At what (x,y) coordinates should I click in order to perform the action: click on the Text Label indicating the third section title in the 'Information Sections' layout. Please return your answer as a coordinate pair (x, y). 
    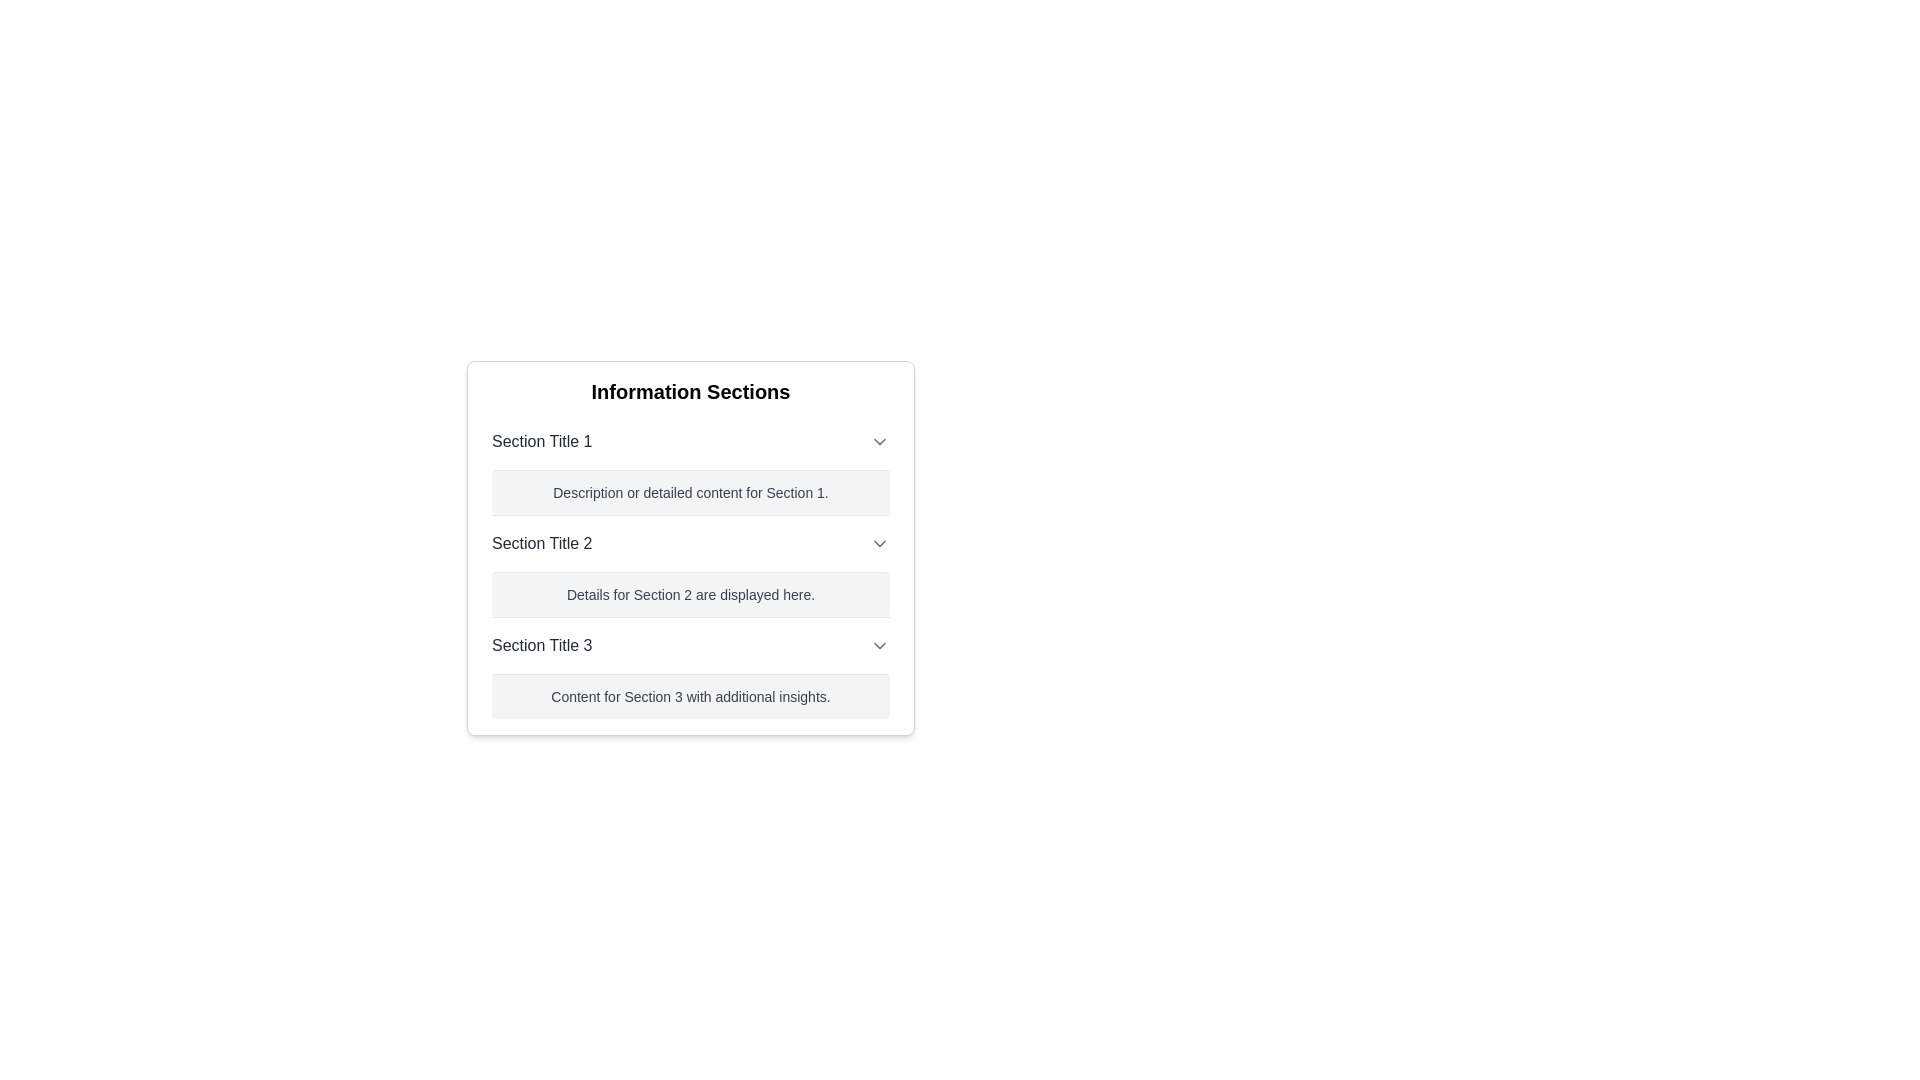
    Looking at the image, I should click on (542, 645).